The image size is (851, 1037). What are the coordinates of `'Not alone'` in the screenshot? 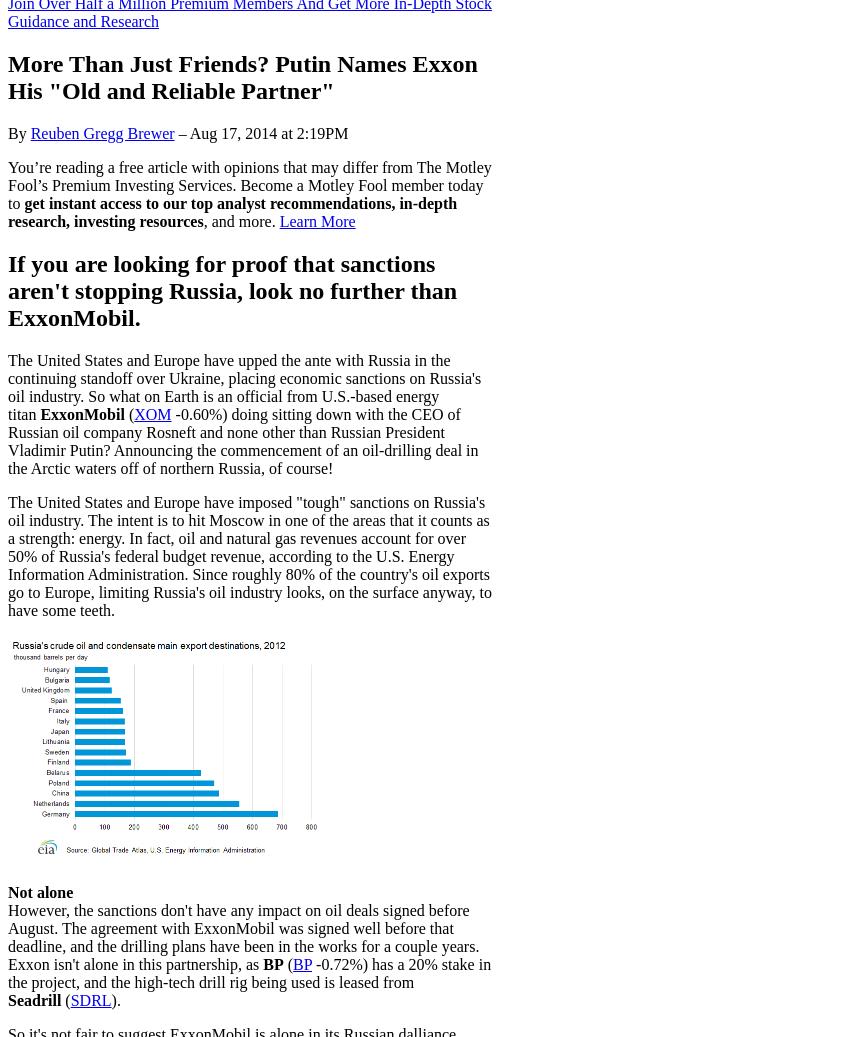 It's located at (40, 891).